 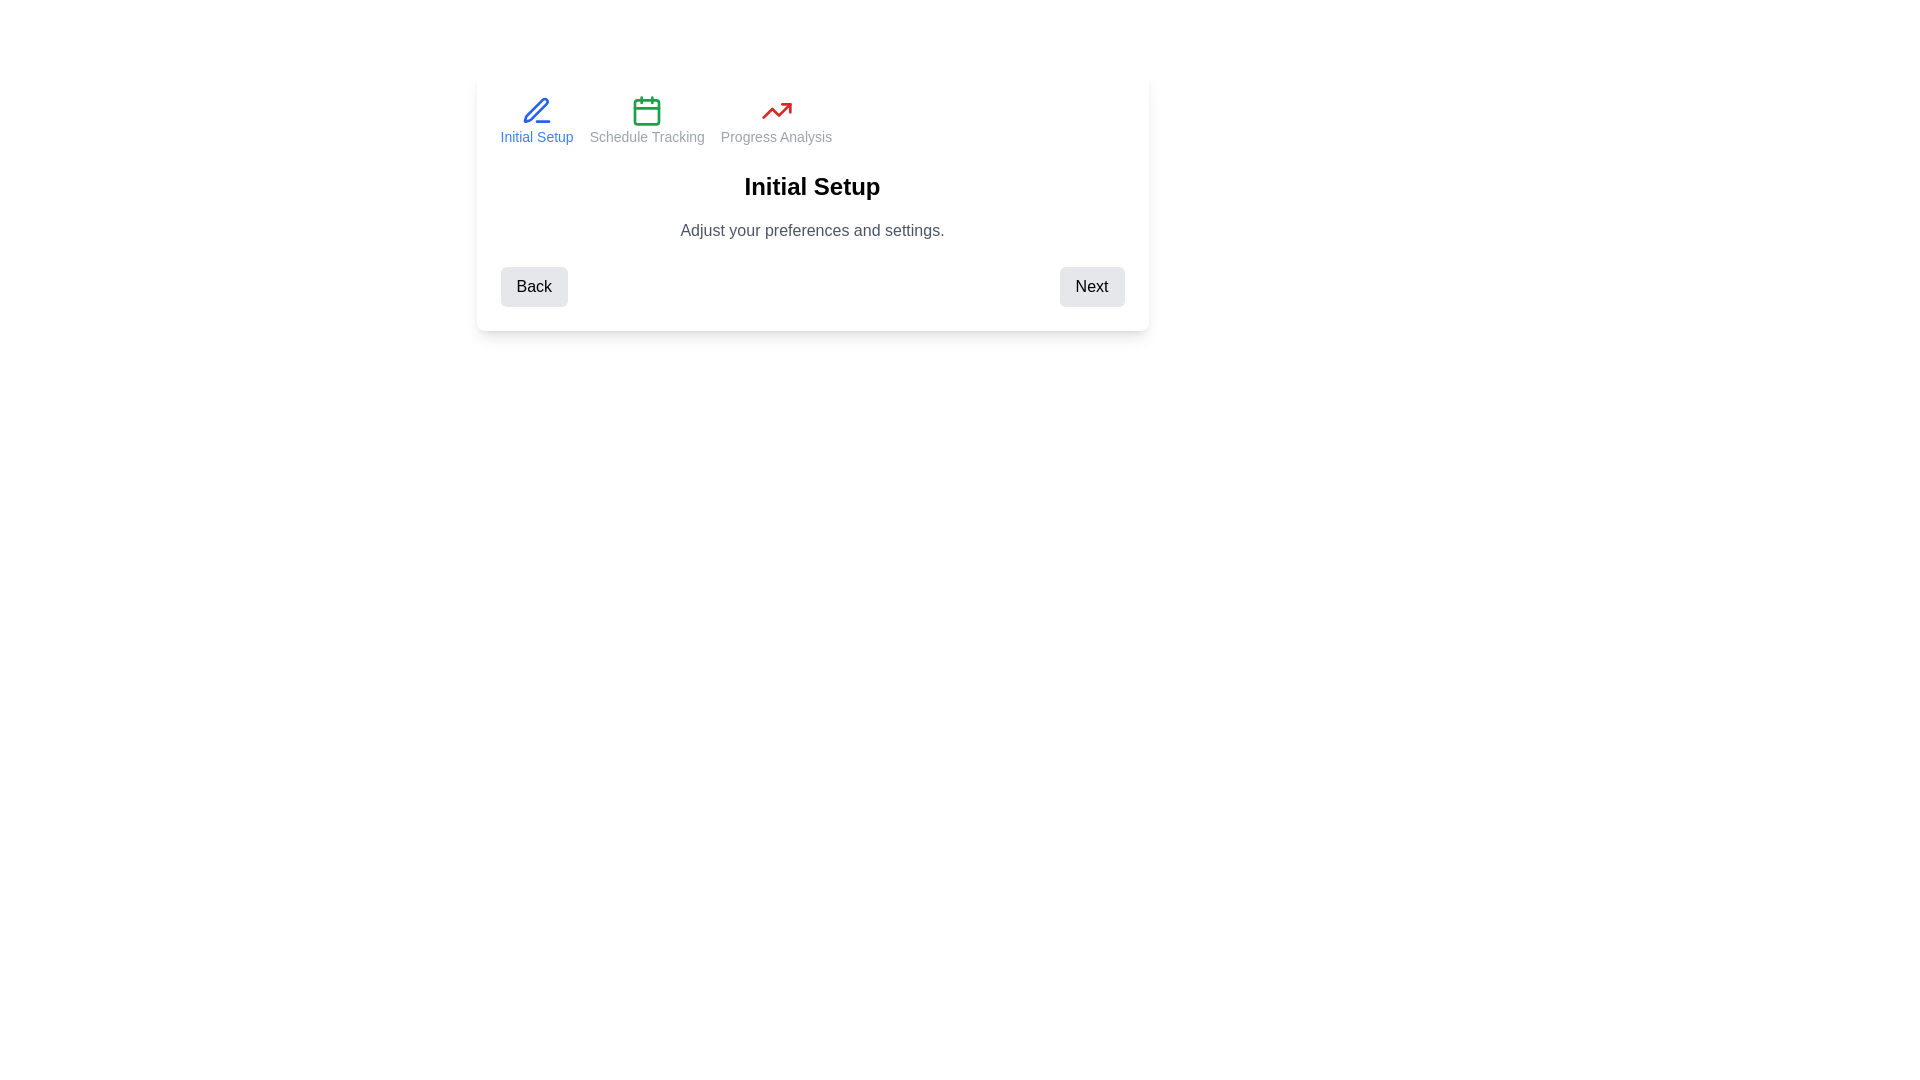 What do you see at coordinates (537, 120) in the screenshot?
I see `the milestone icon for Initial Setup` at bounding box center [537, 120].